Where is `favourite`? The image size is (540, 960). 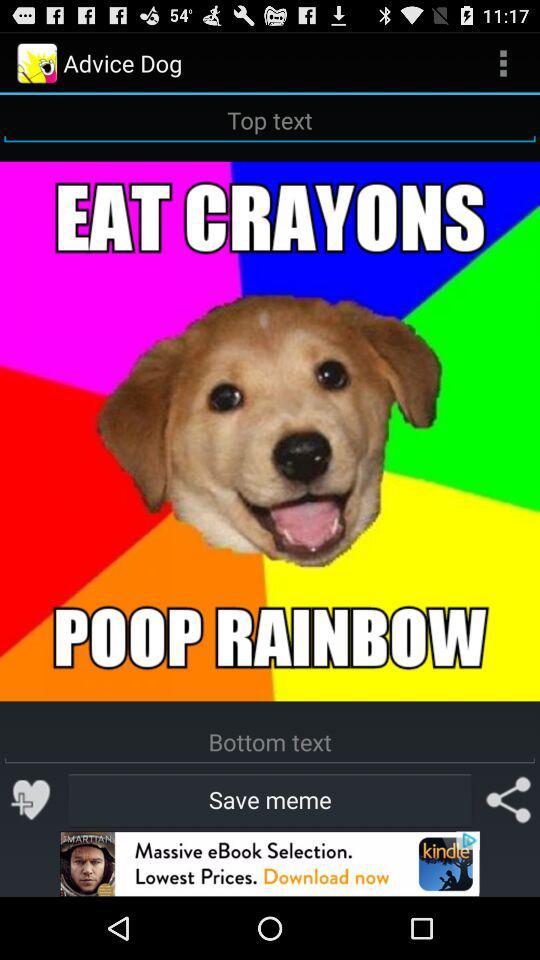 favourite is located at coordinates (30, 799).